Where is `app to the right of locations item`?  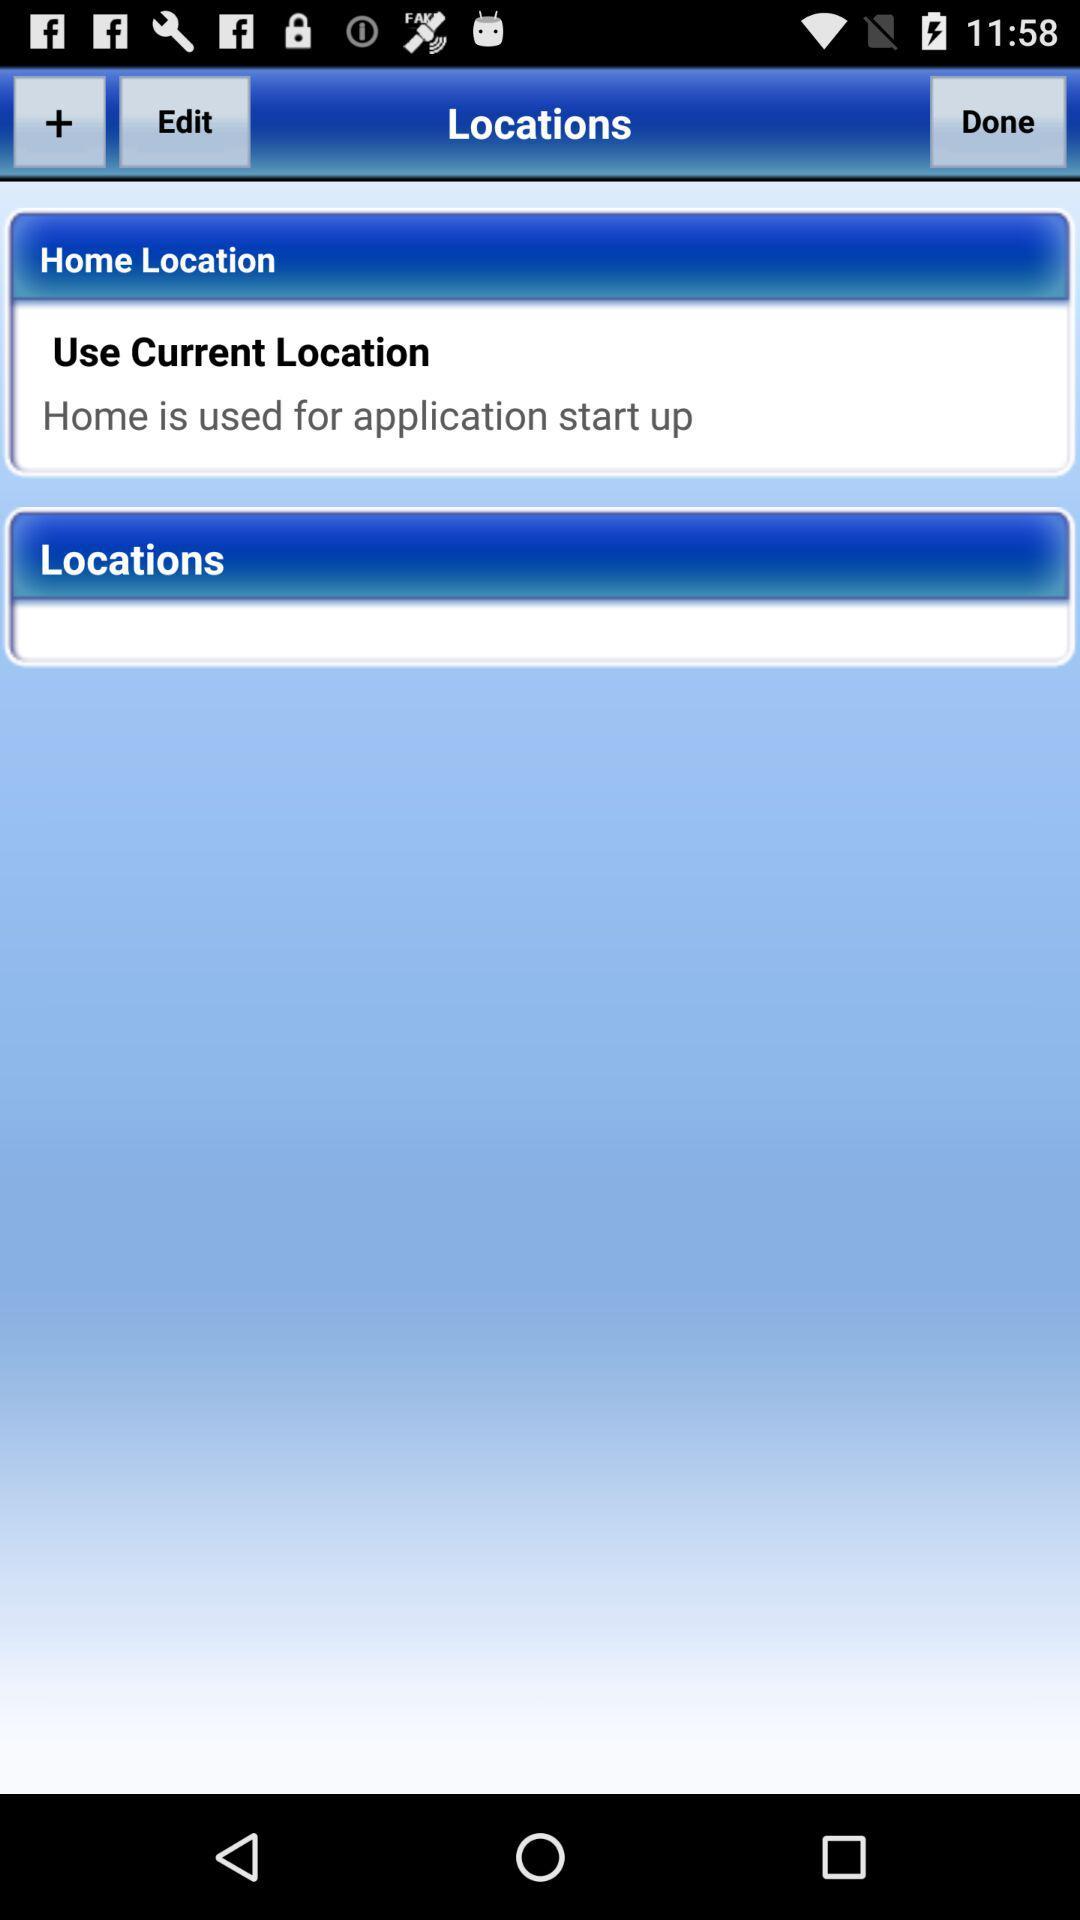 app to the right of locations item is located at coordinates (998, 120).